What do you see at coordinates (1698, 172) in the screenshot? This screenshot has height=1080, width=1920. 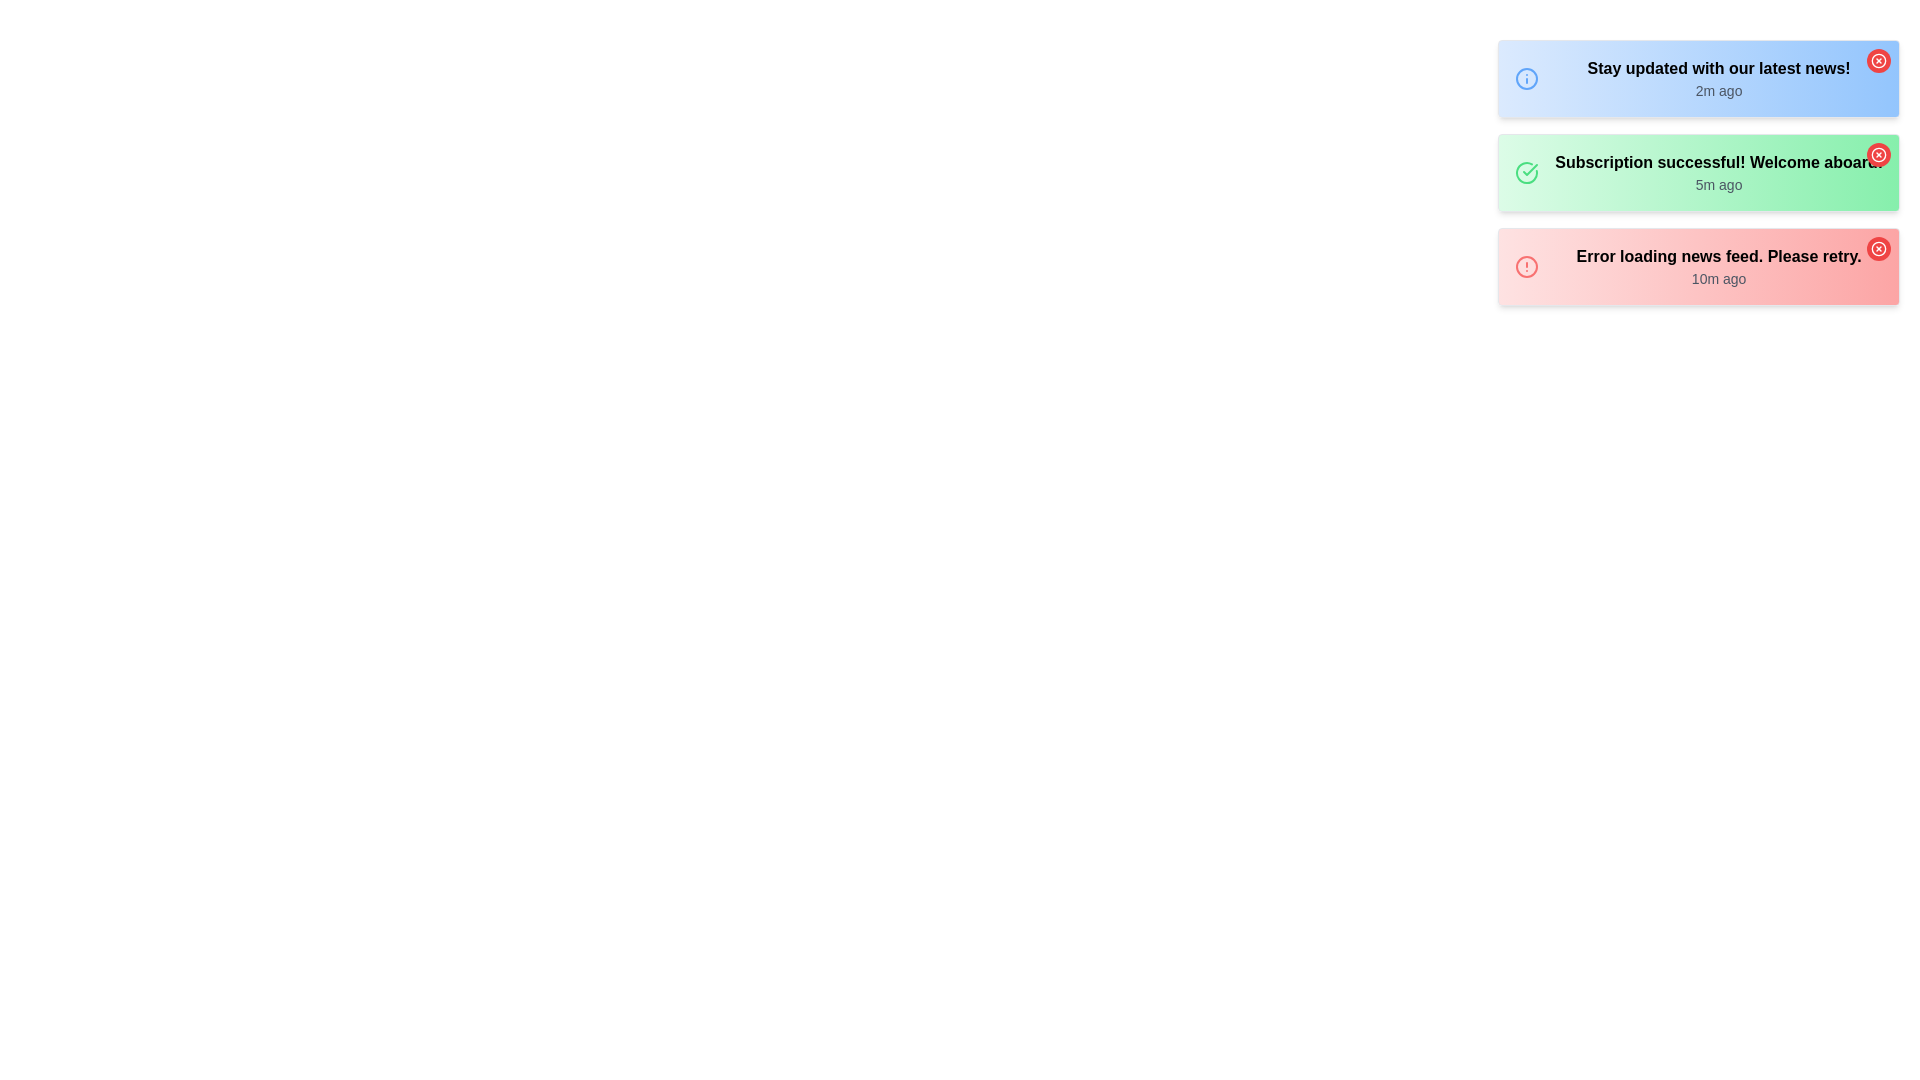 I see `the close button on the top-right corner of the second notification box that informs the user about a successful subscription event` at bounding box center [1698, 172].